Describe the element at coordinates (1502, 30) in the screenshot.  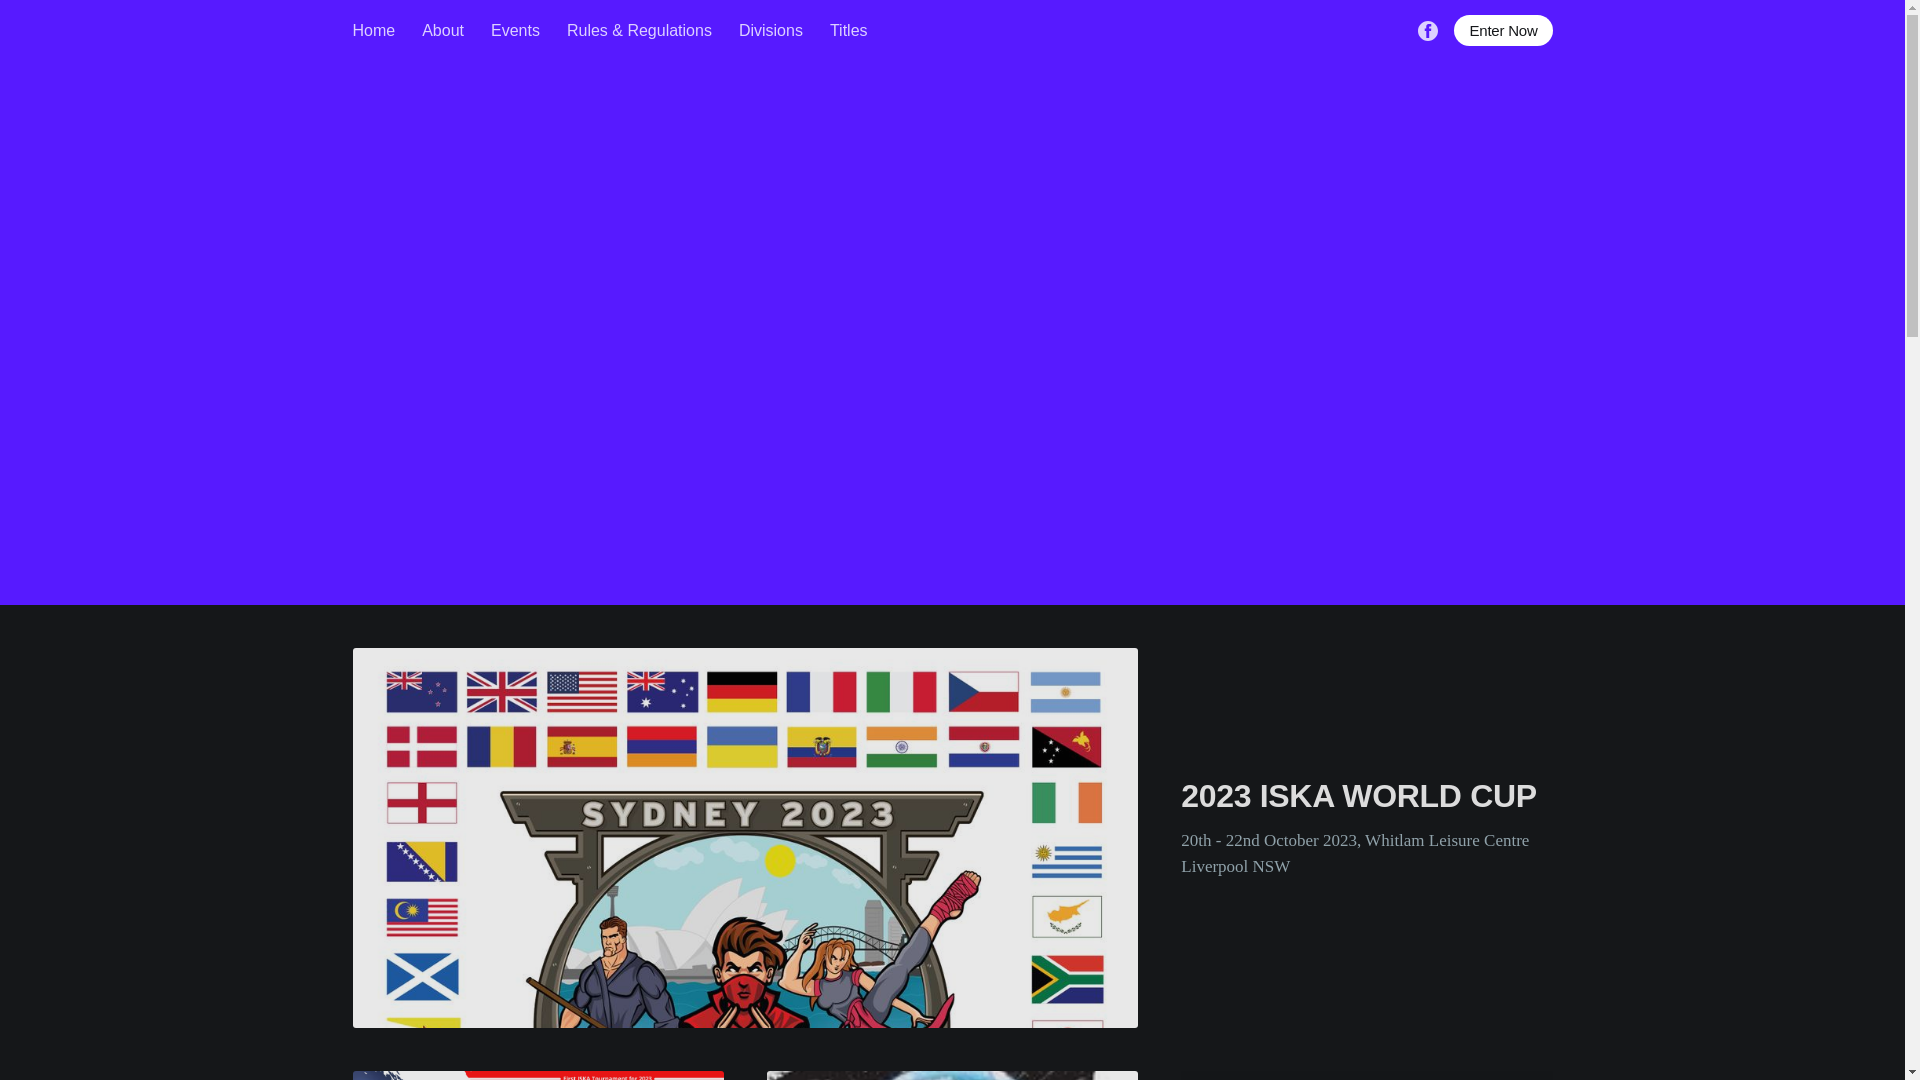
I see `'Enter Now'` at that location.